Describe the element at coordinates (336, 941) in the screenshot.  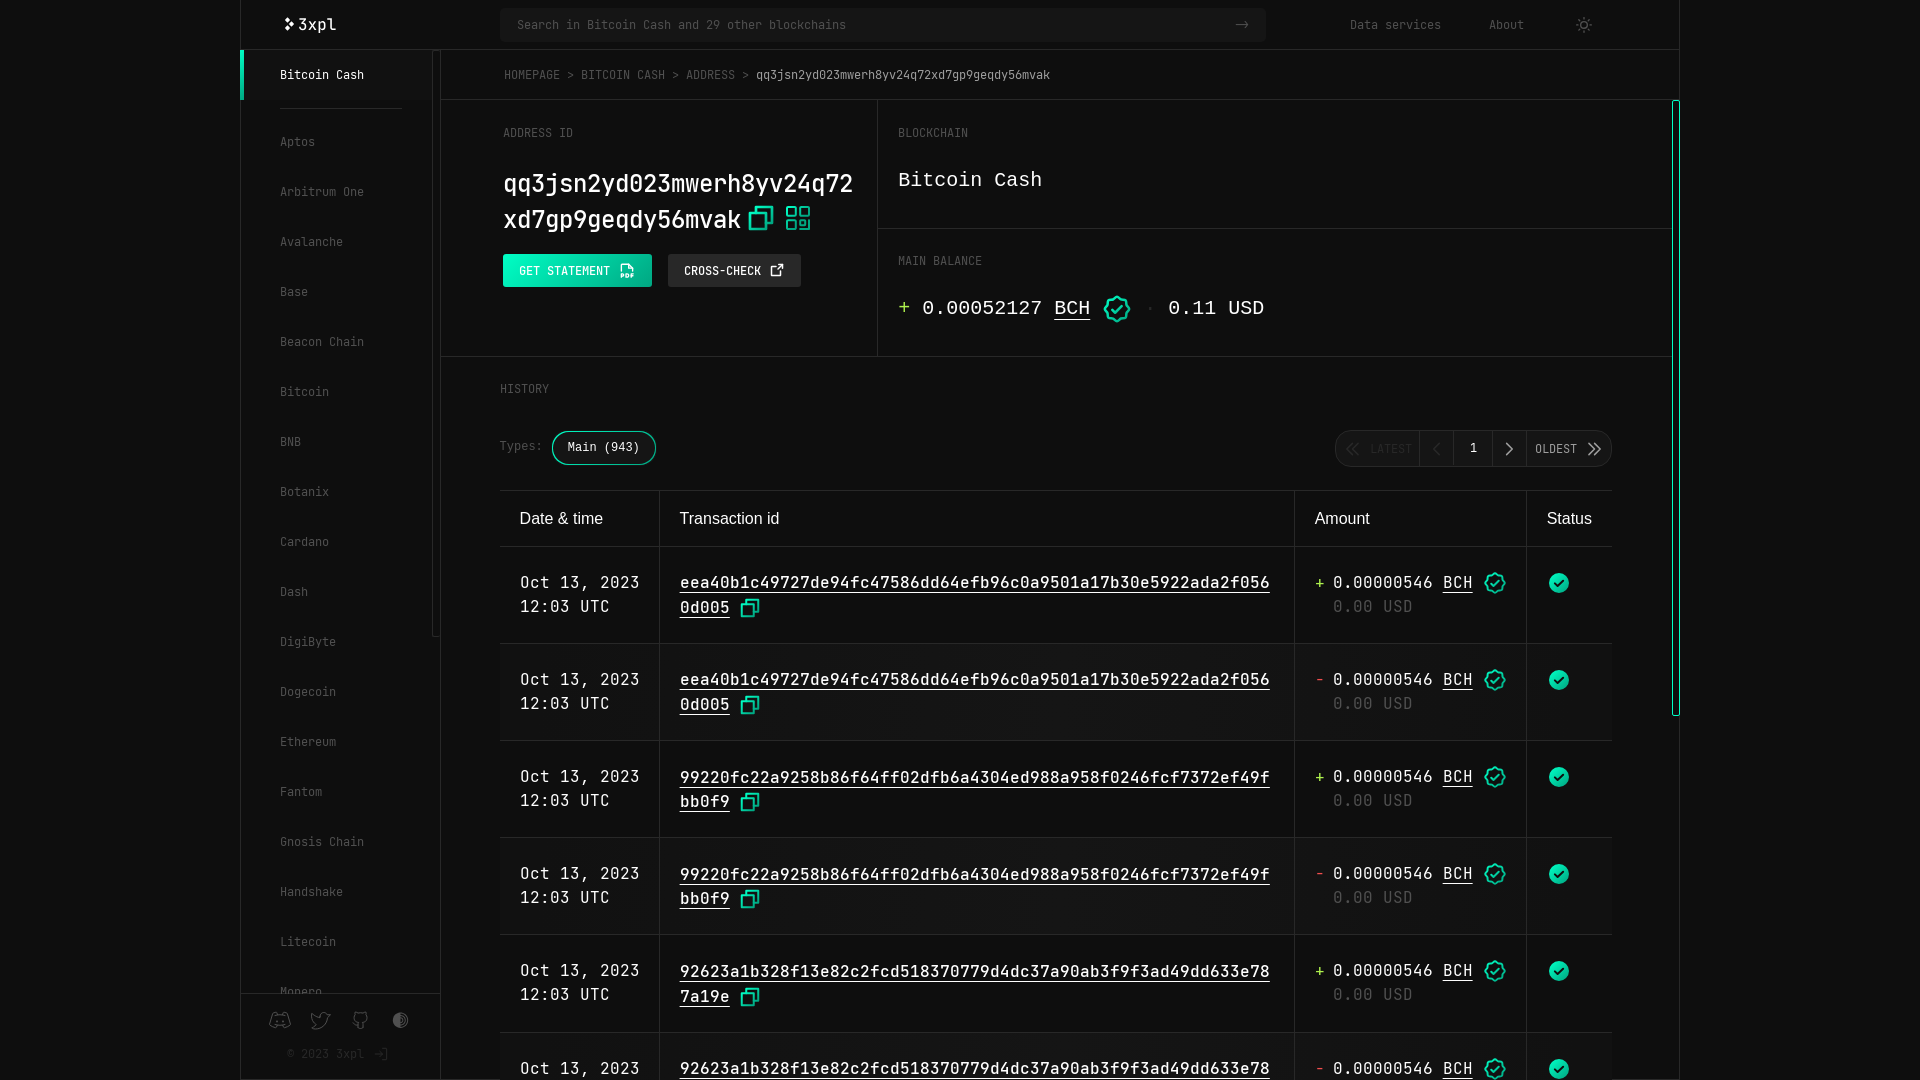
I see `'Litecoin'` at that location.